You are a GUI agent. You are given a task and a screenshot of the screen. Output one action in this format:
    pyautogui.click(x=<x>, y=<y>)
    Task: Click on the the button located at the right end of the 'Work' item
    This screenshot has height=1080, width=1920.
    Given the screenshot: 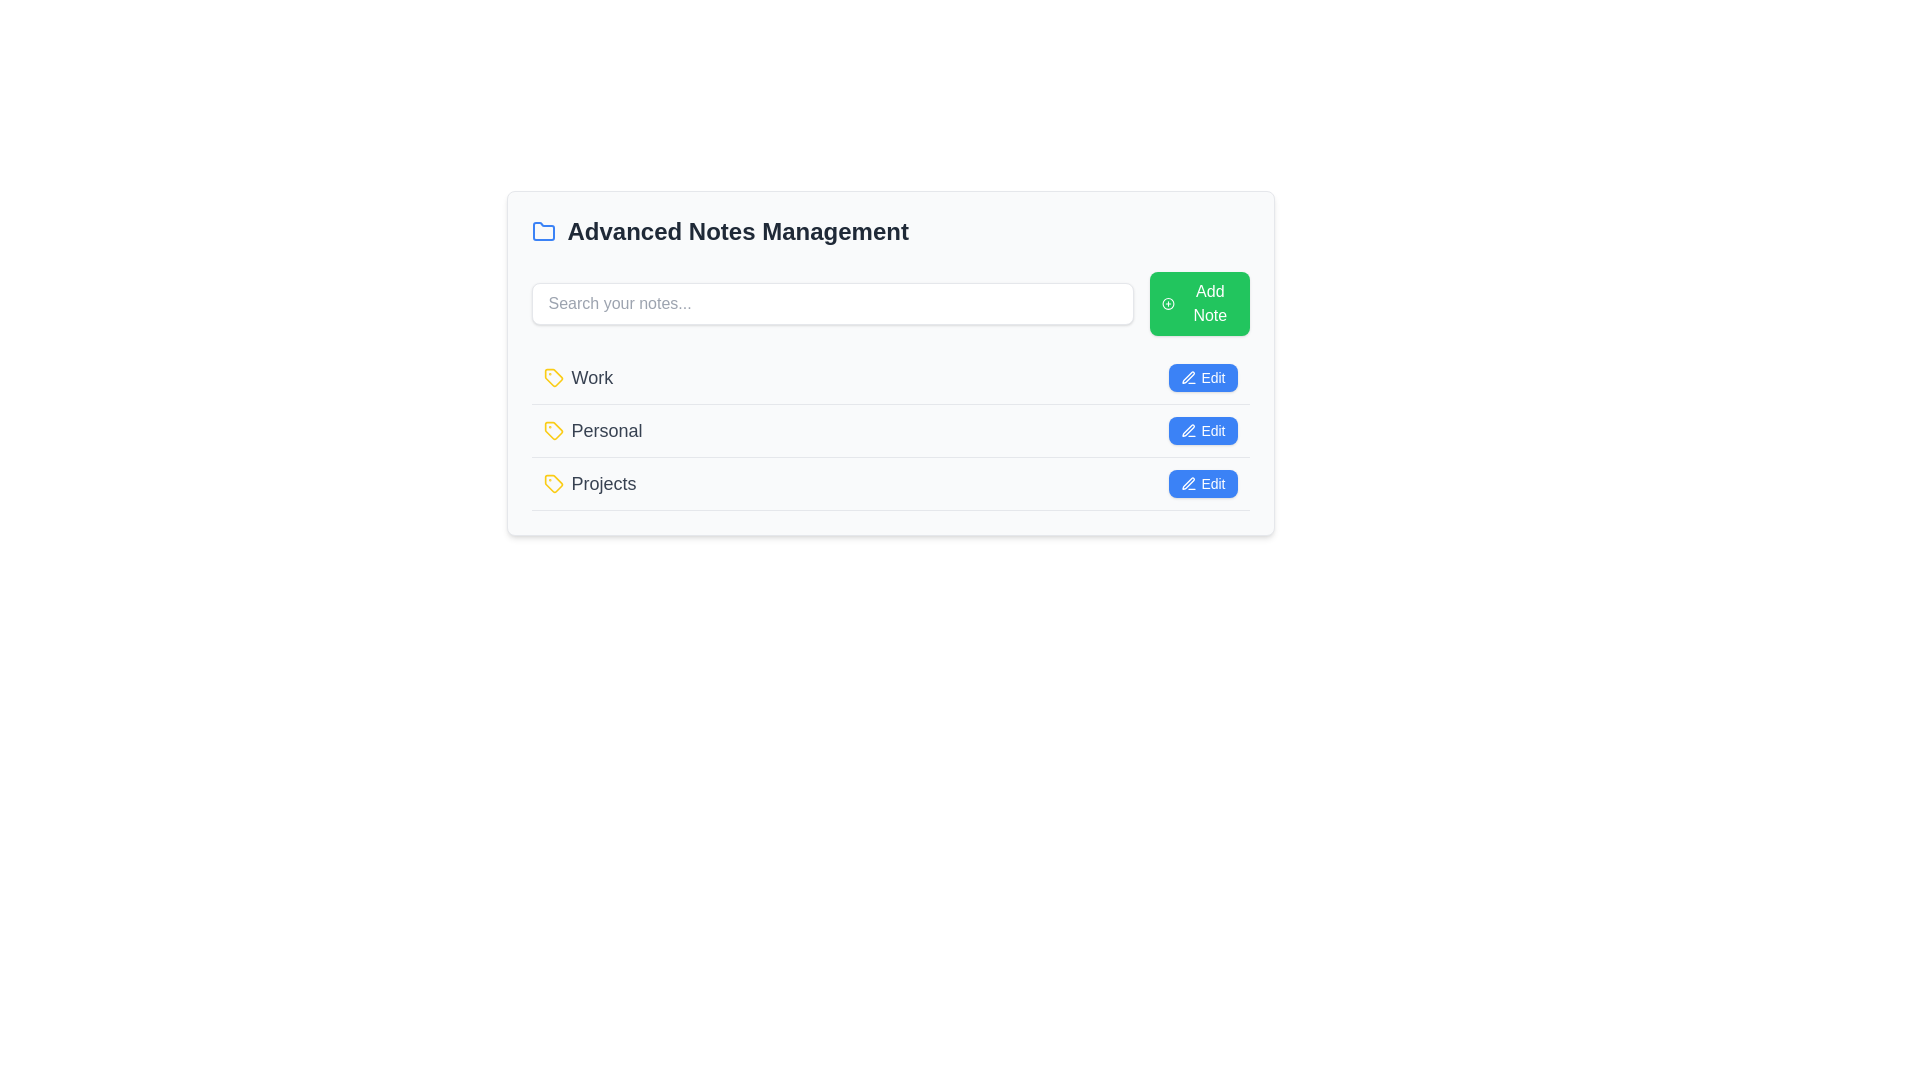 What is the action you would take?
    pyautogui.click(x=1202, y=378)
    